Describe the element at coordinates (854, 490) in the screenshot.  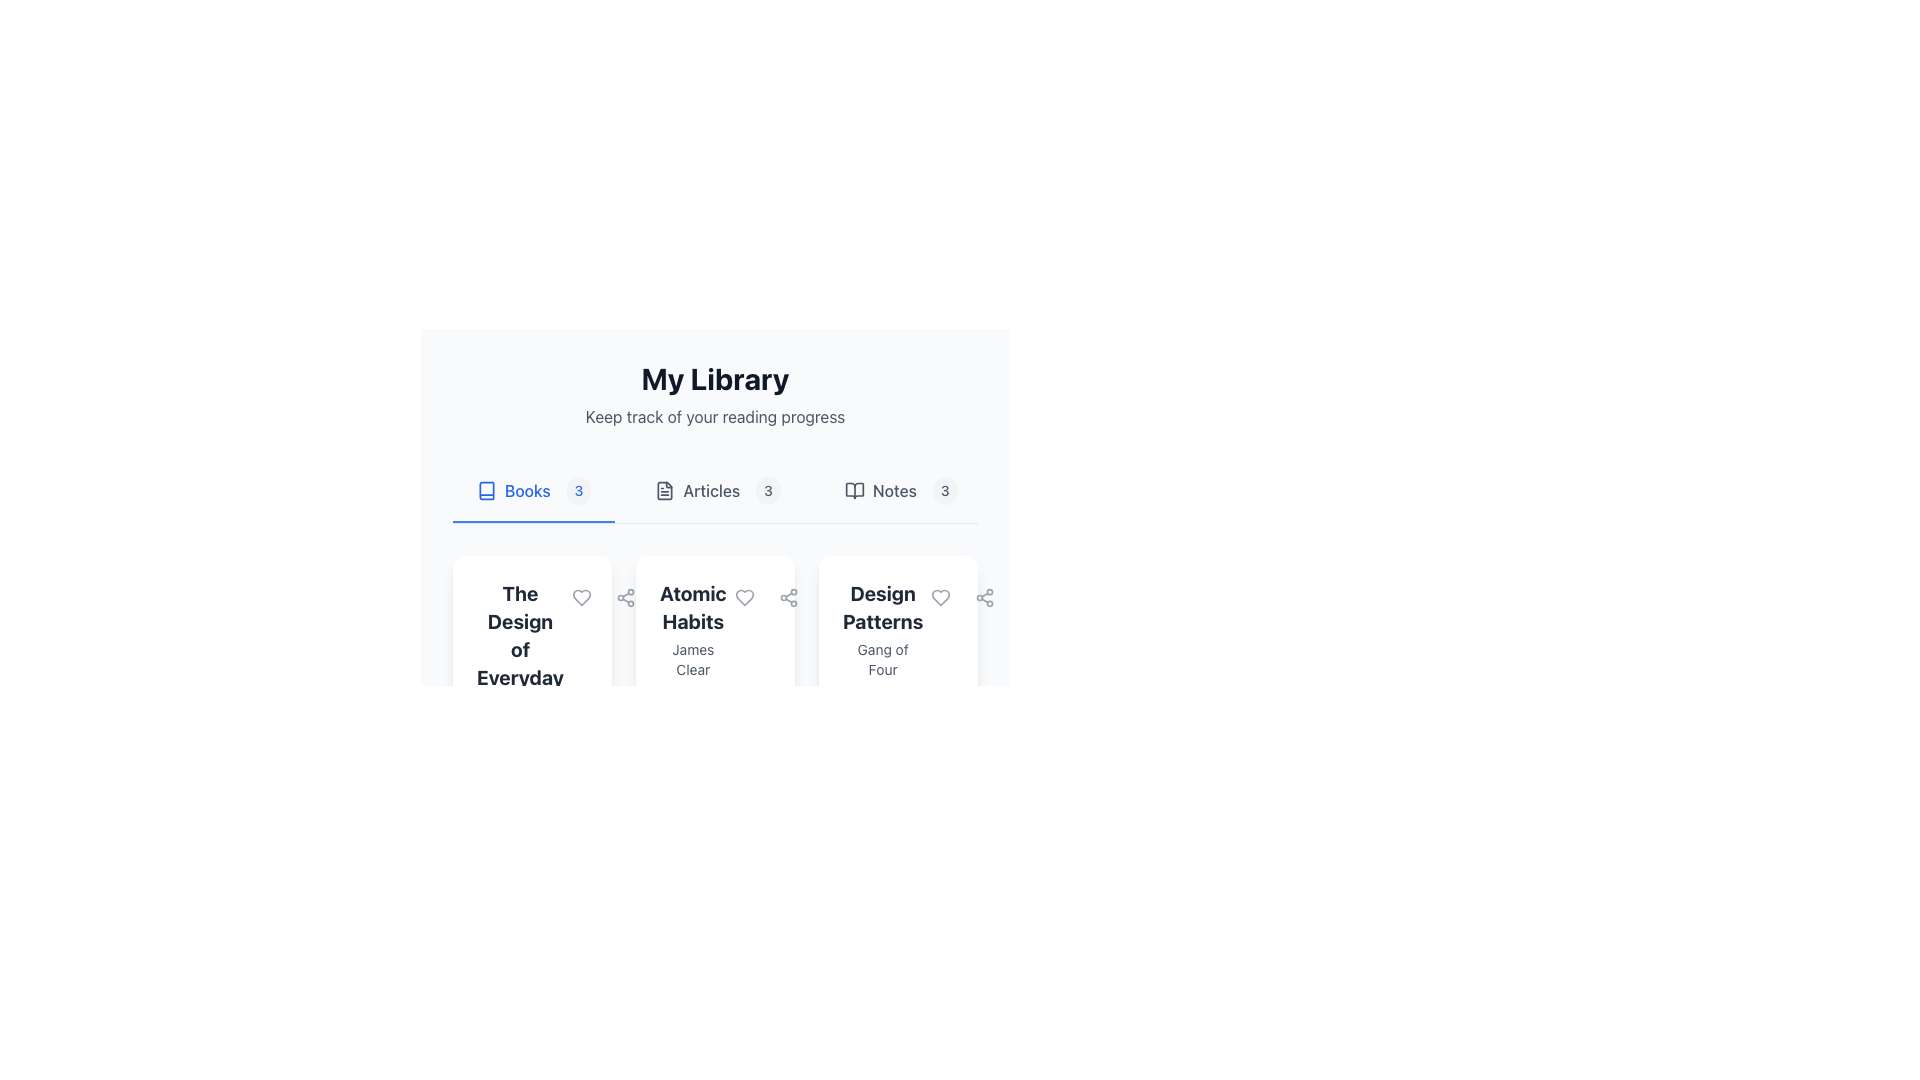
I see `the book icon, which is a minimalistic vector representation of an opened book, located at the top-left section of a library information card` at that location.